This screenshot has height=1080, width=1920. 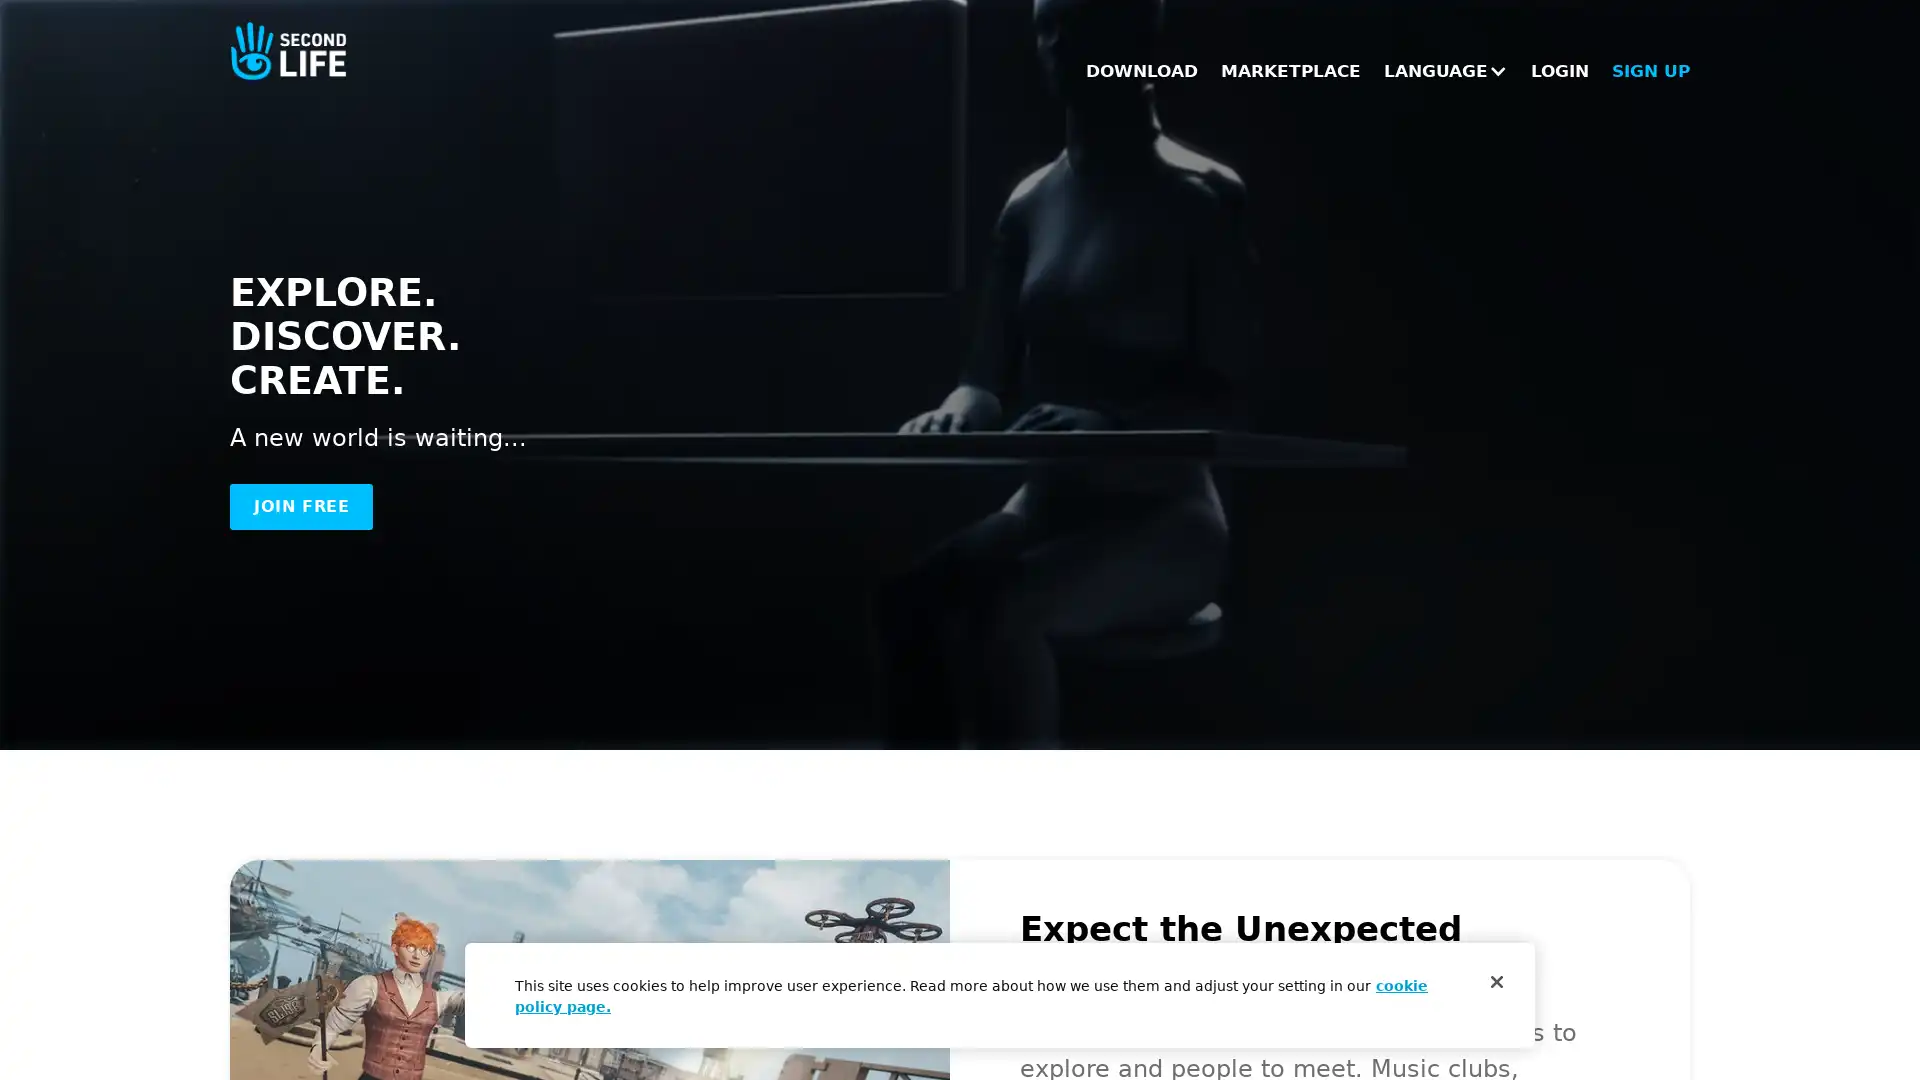 What do you see at coordinates (1497, 981) in the screenshot?
I see `Close` at bounding box center [1497, 981].